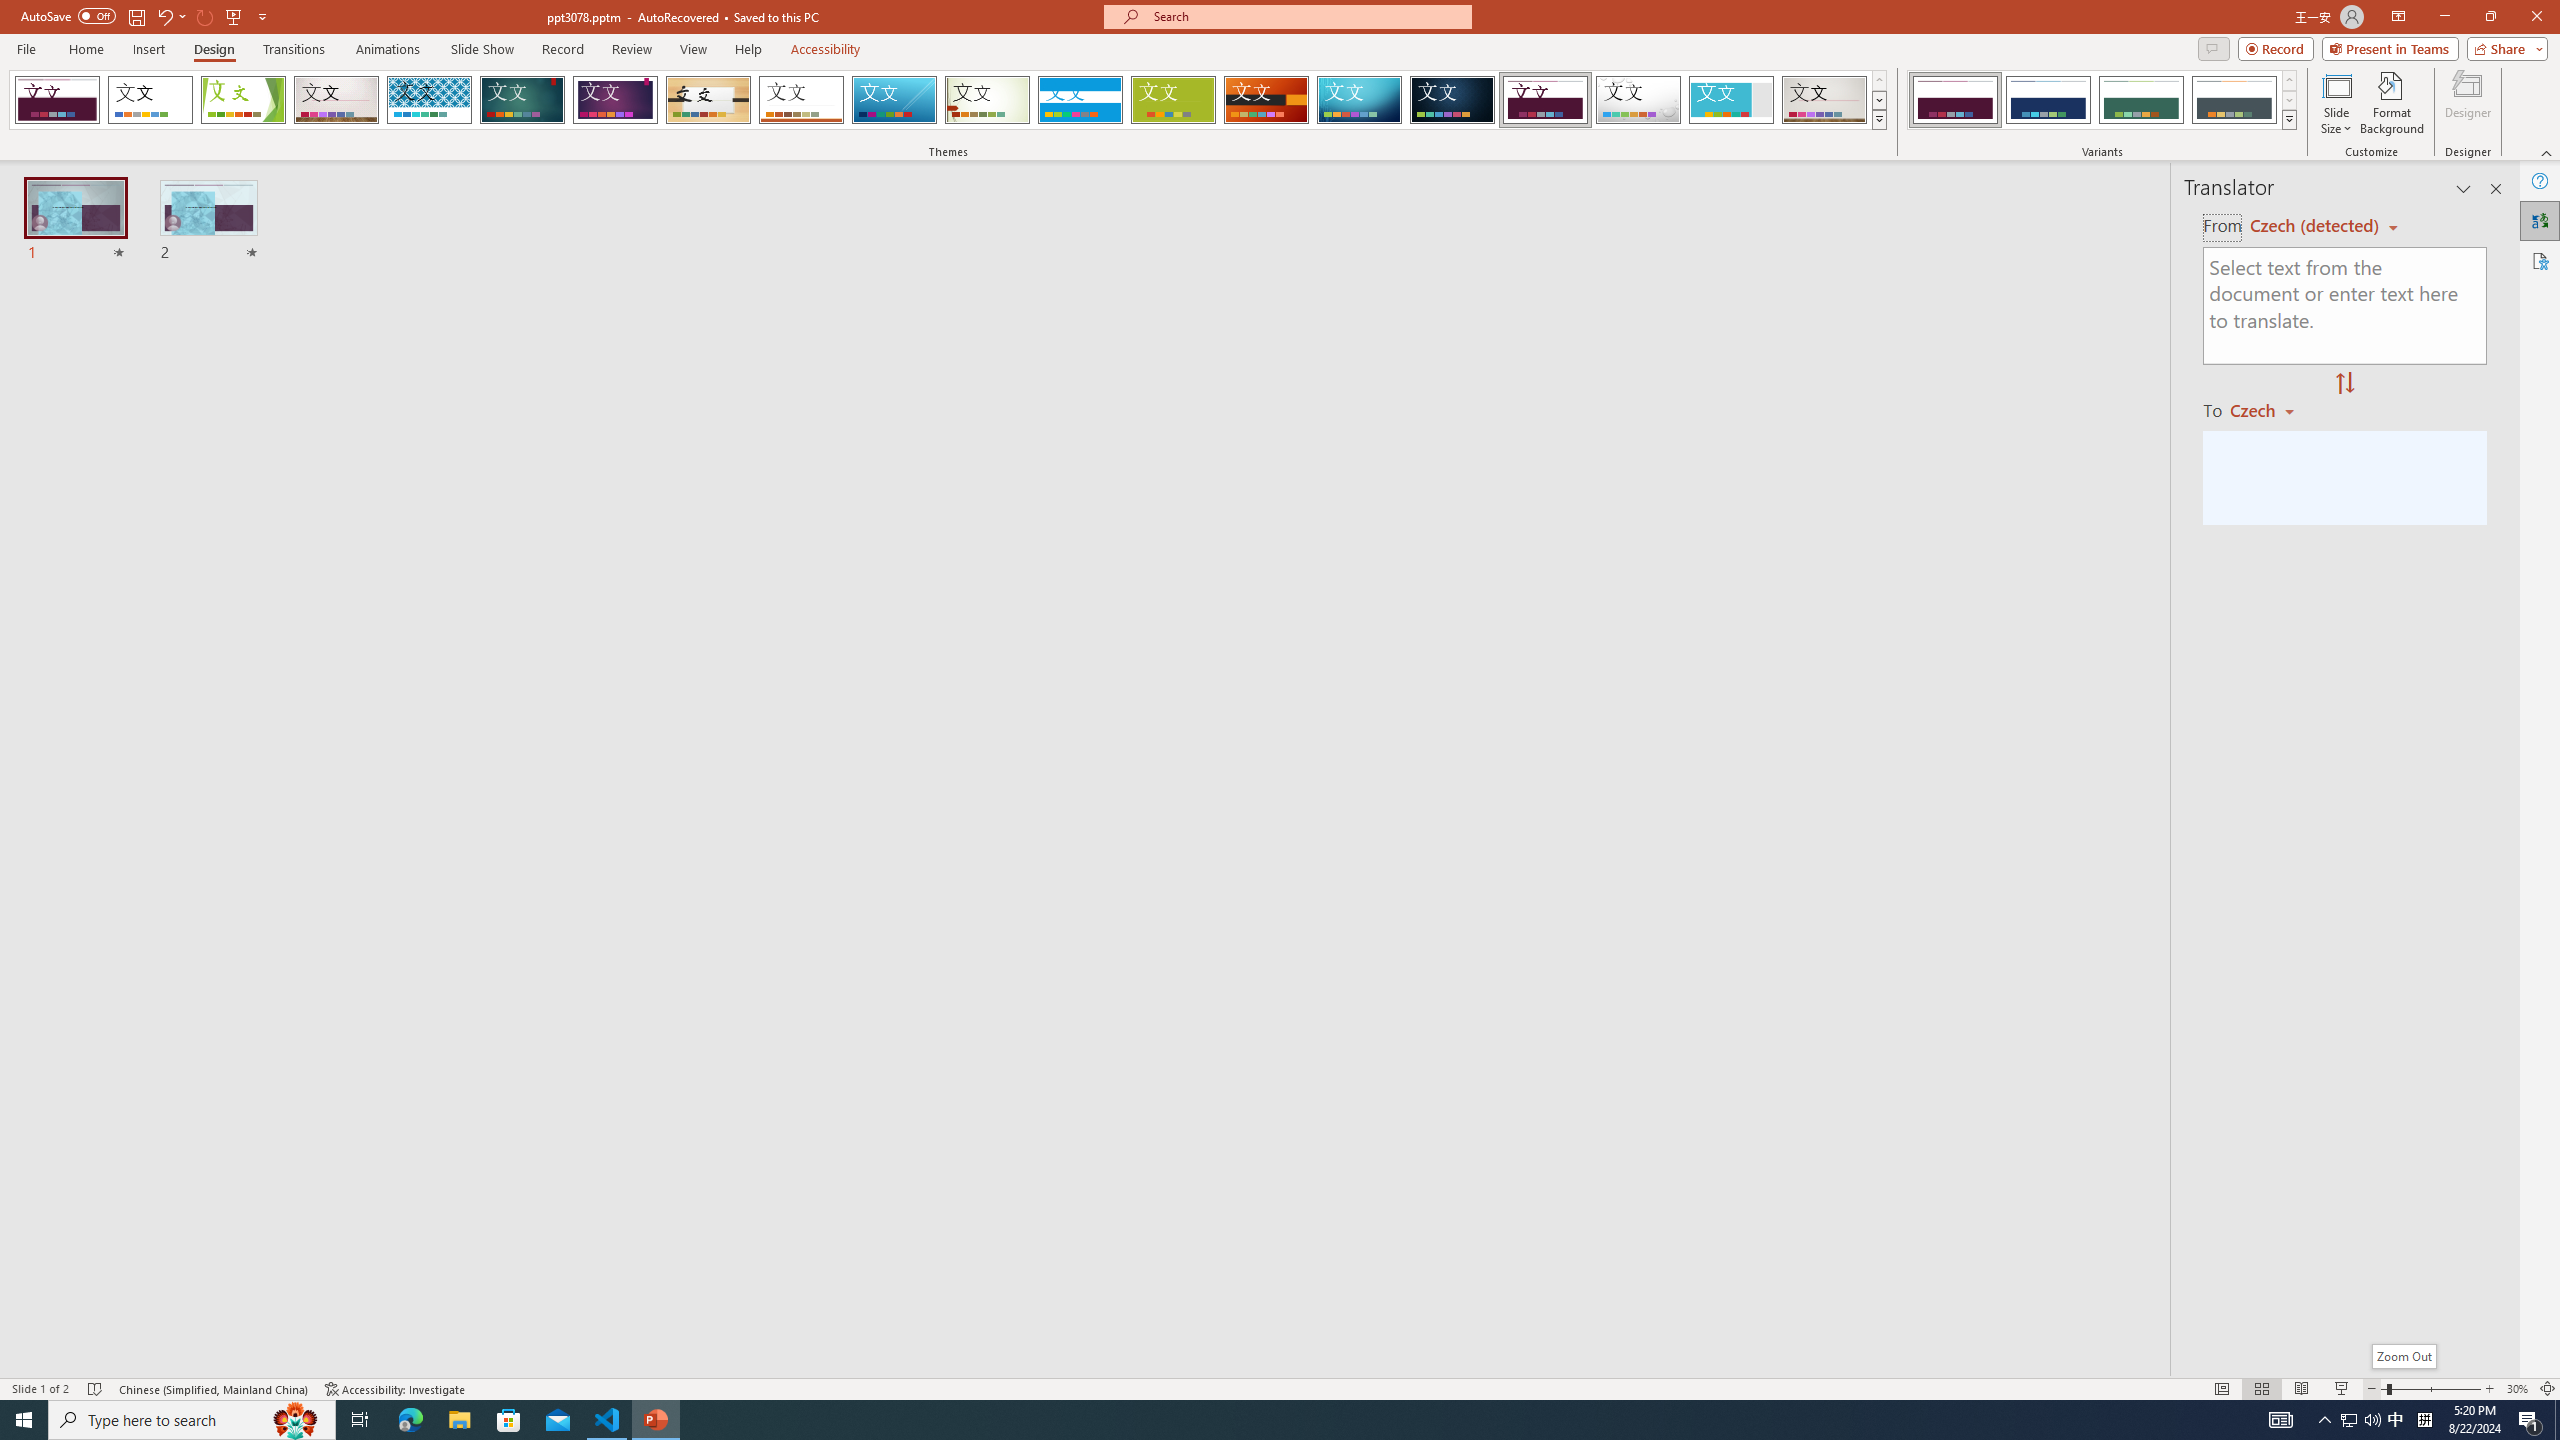 This screenshot has height=1440, width=2560. What do you see at coordinates (2140, 99) in the screenshot?
I see `'Dividend Variant 3'` at bounding box center [2140, 99].